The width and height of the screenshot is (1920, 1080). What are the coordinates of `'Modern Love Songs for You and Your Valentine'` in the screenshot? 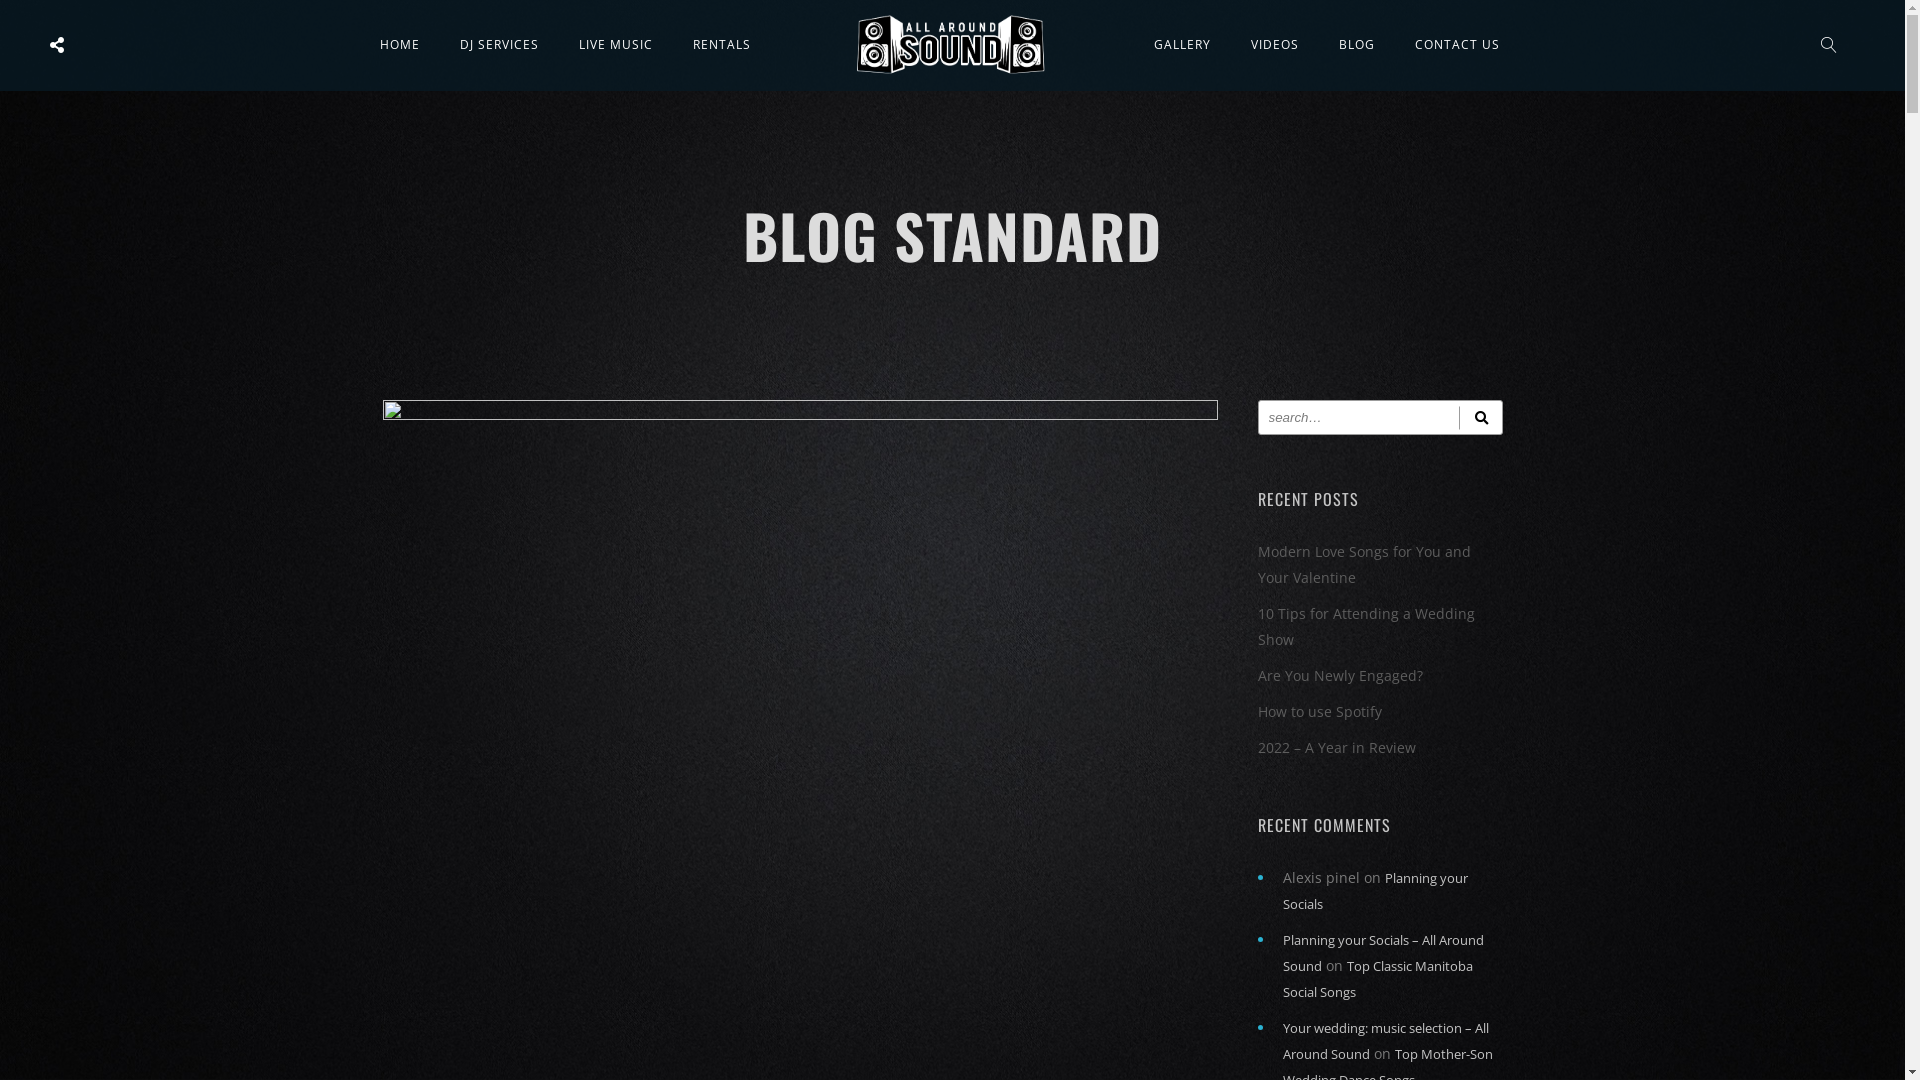 It's located at (1363, 564).